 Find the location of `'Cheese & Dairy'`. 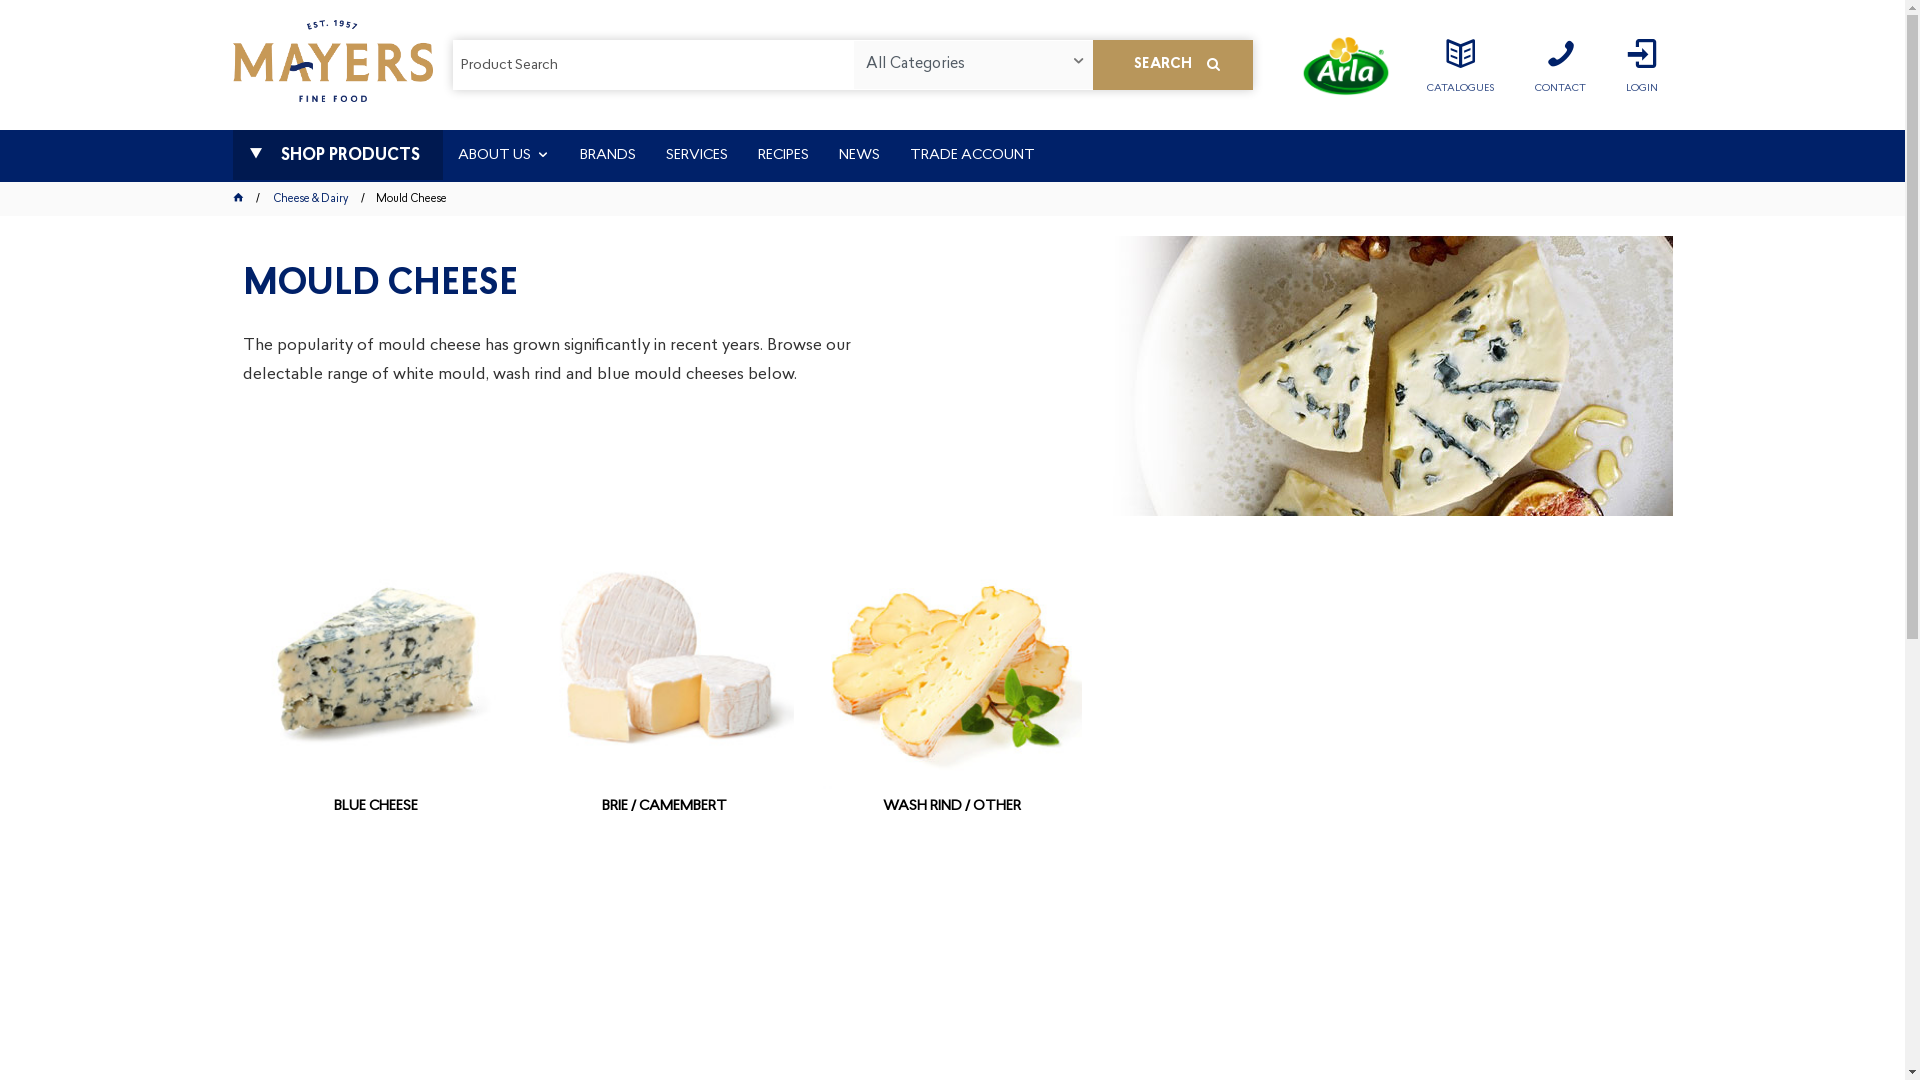

'Cheese & Dairy' is located at coordinates (310, 199).